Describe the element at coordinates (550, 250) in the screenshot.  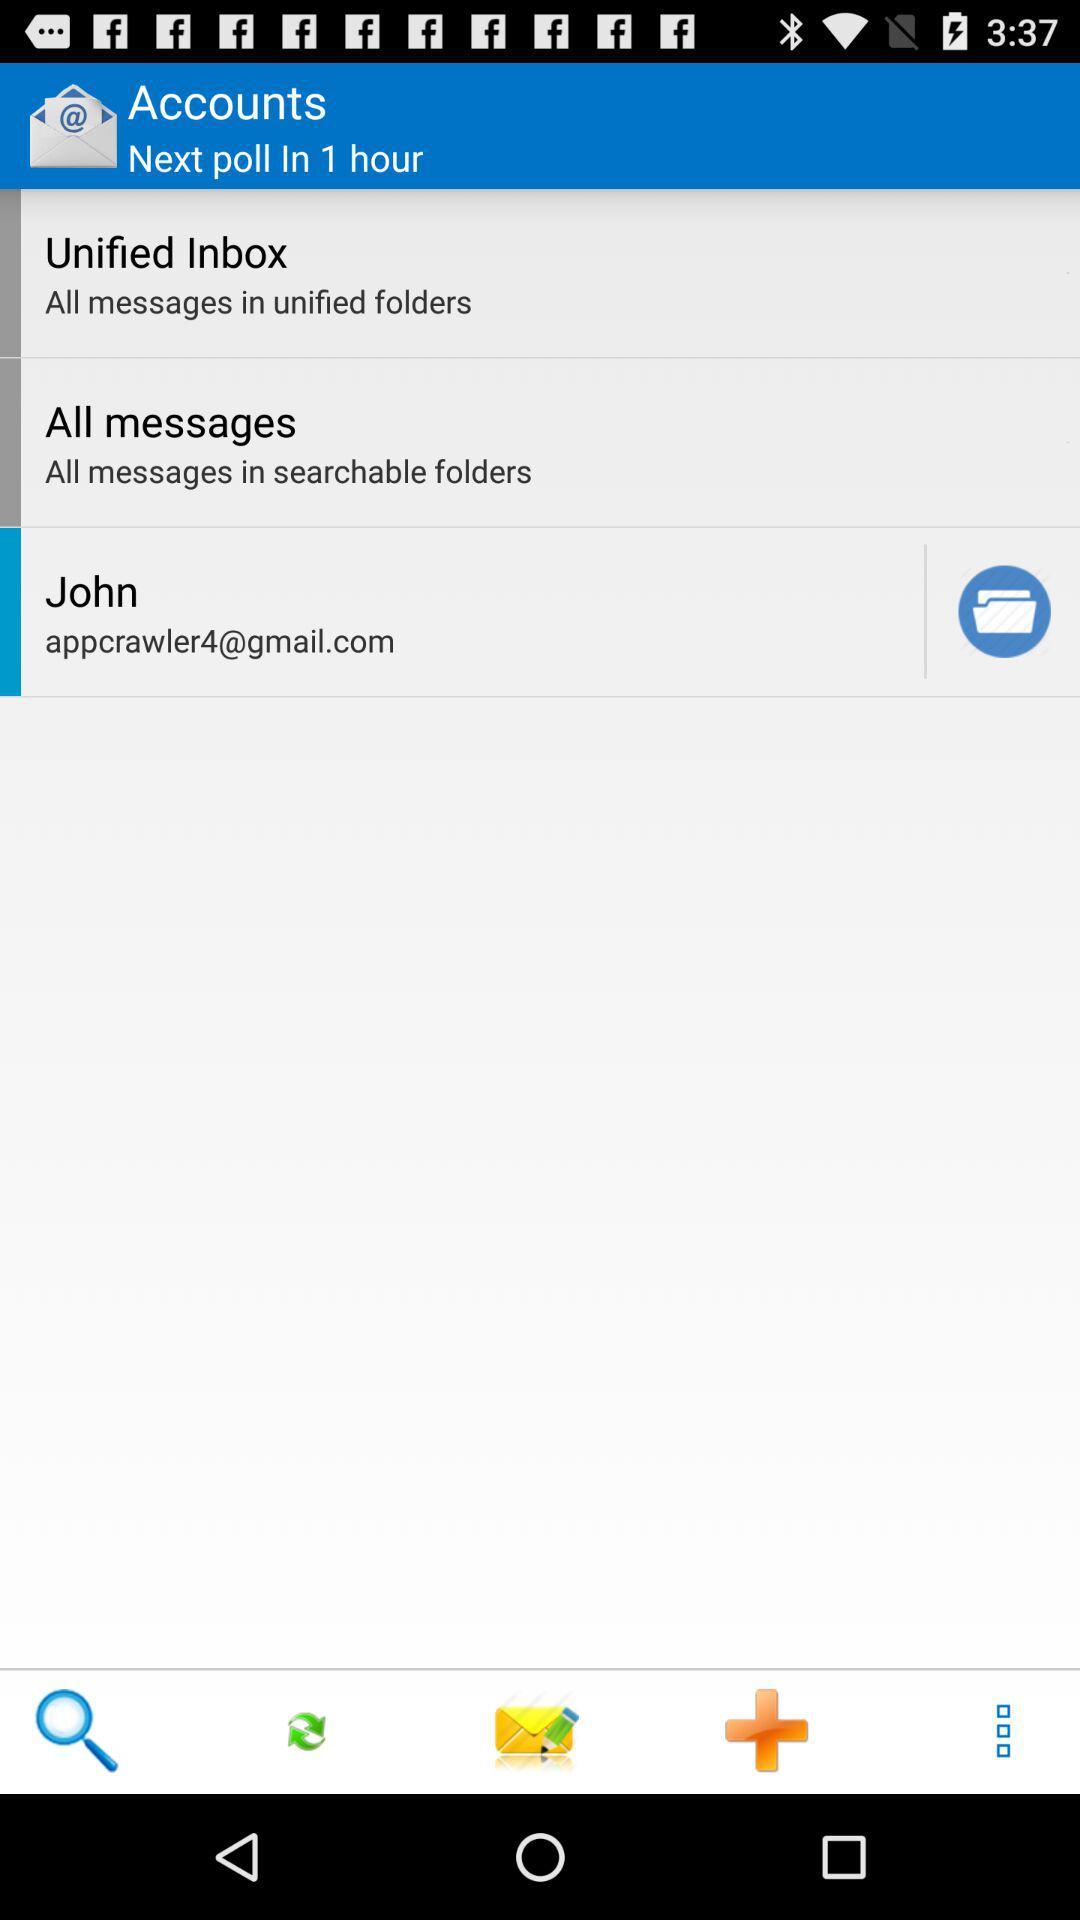
I see `app below the next poll in` at that location.